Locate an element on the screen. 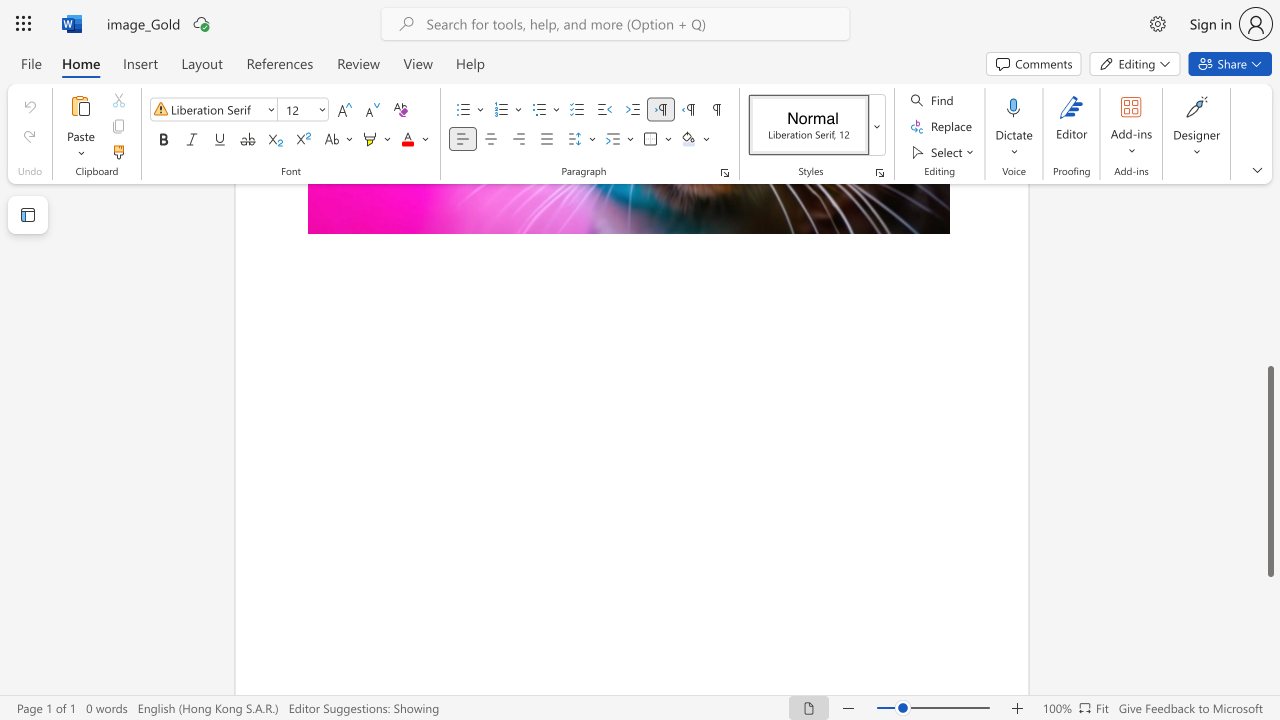  the scrollbar to move the view up is located at coordinates (1269, 328).